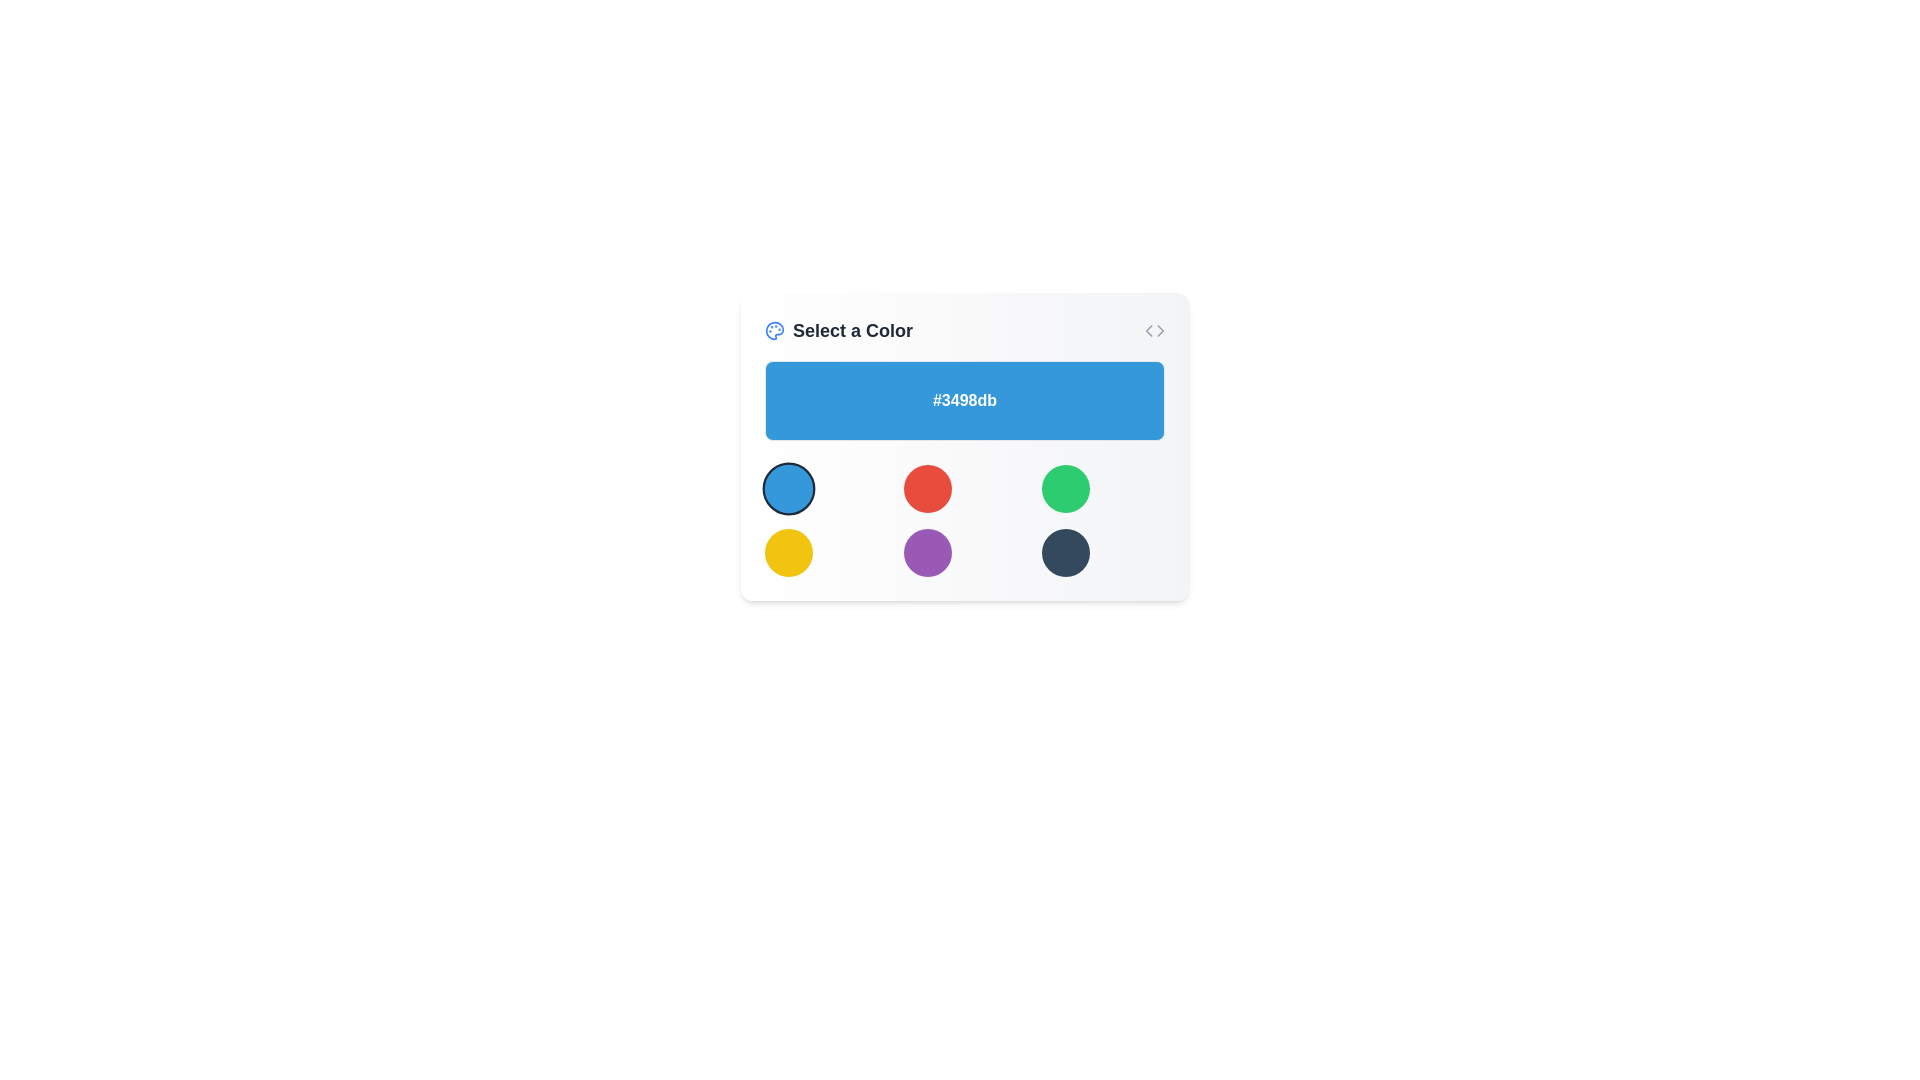 This screenshot has width=1920, height=1080. Describe the element at coordinates (1155, 330) in the screenshot. I see `the decorative icon located at the far right side of the 'Select a Color' header section, adjacent to other text and icons` at that location.